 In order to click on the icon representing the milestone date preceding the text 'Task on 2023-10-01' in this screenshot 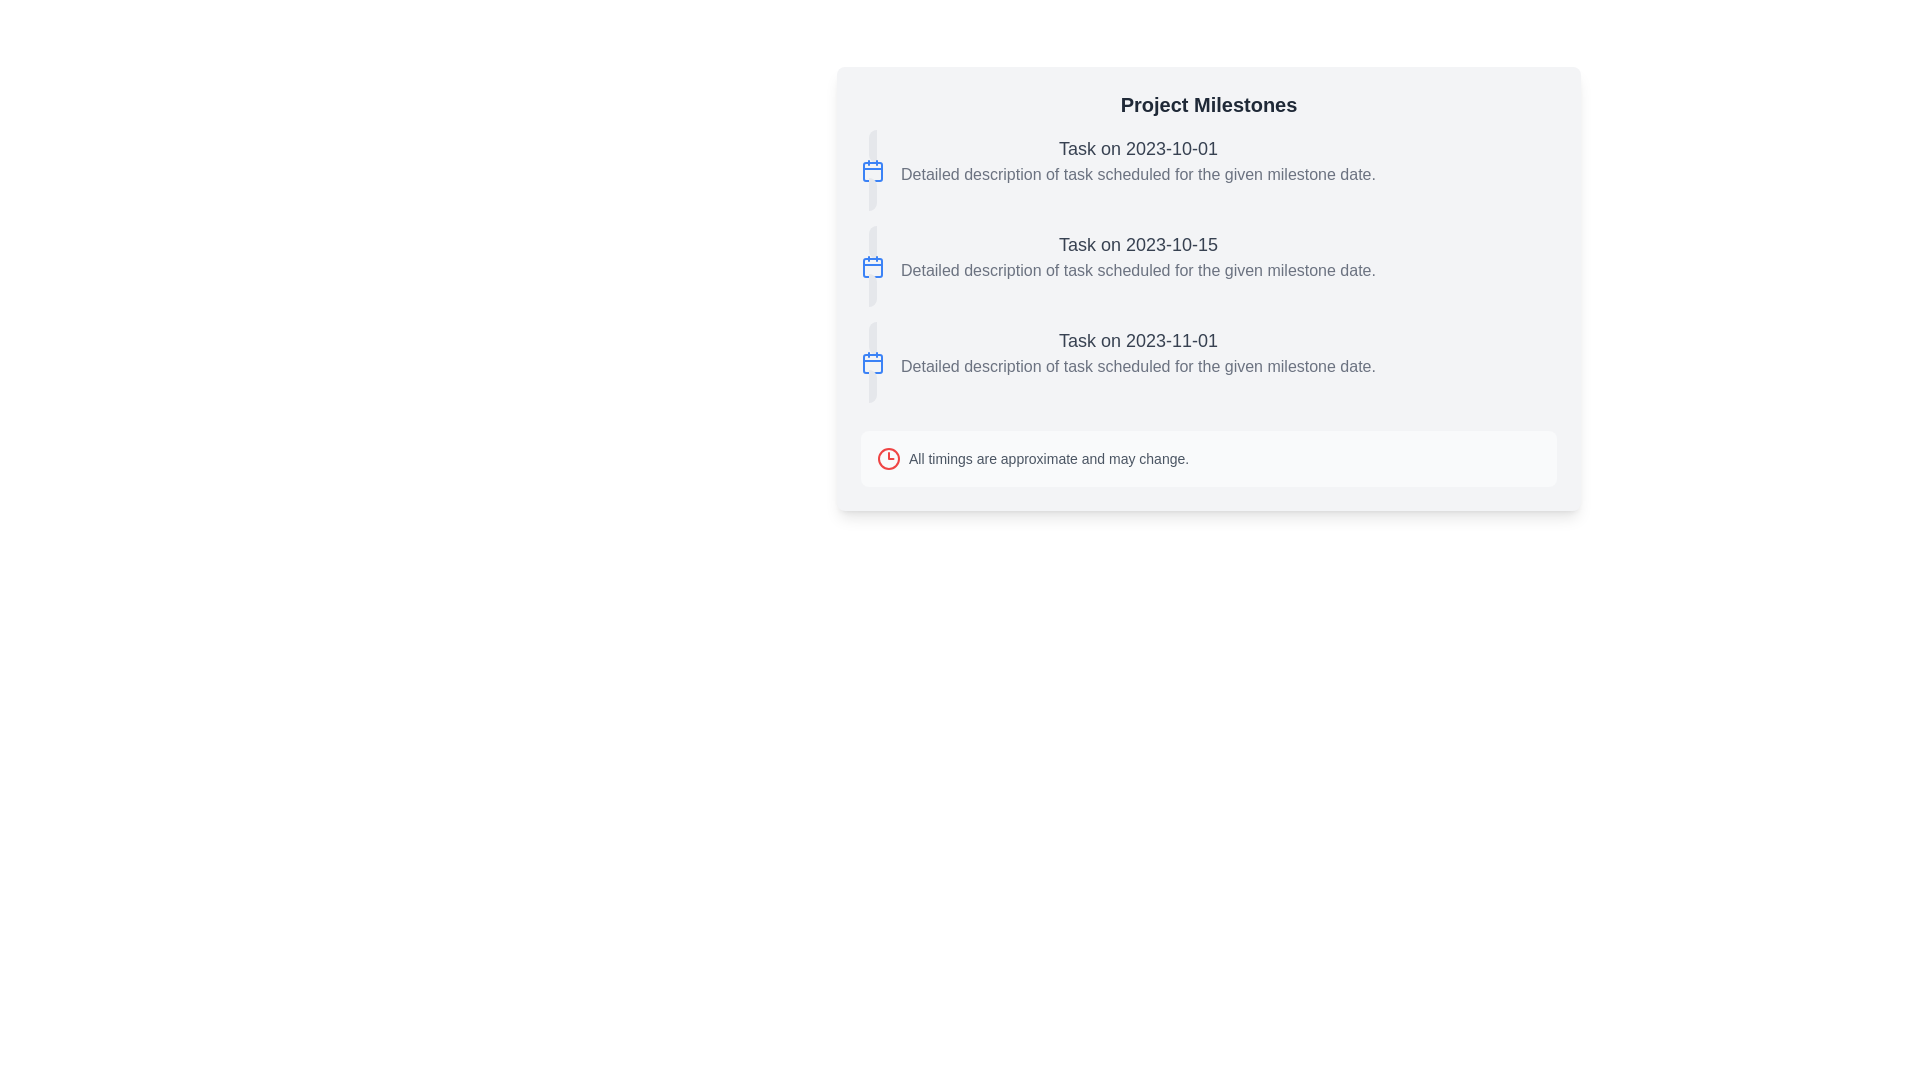, I will do `click(873, 169)`.